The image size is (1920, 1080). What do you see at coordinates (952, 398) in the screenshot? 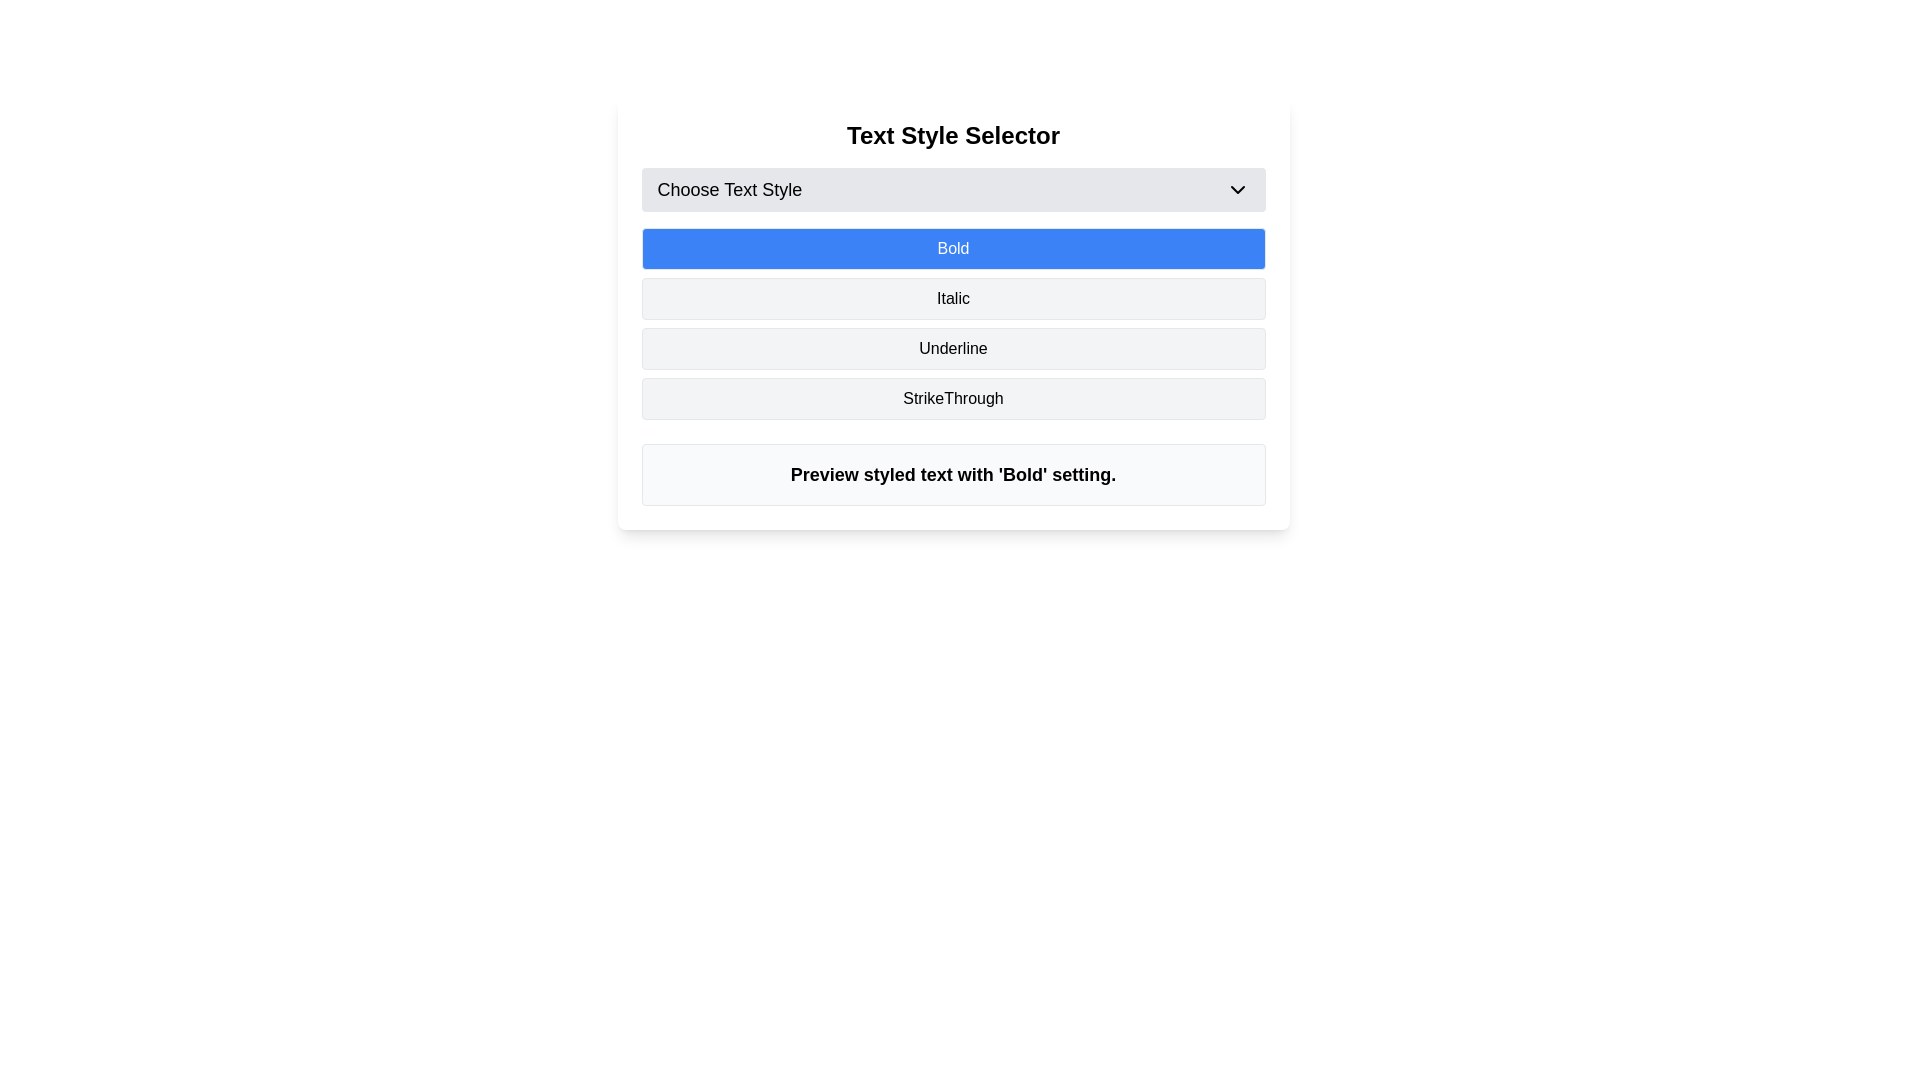
I see `the strikethrough button located below the 'Underline' option in the text style editor` at bounding box center [952, 398].